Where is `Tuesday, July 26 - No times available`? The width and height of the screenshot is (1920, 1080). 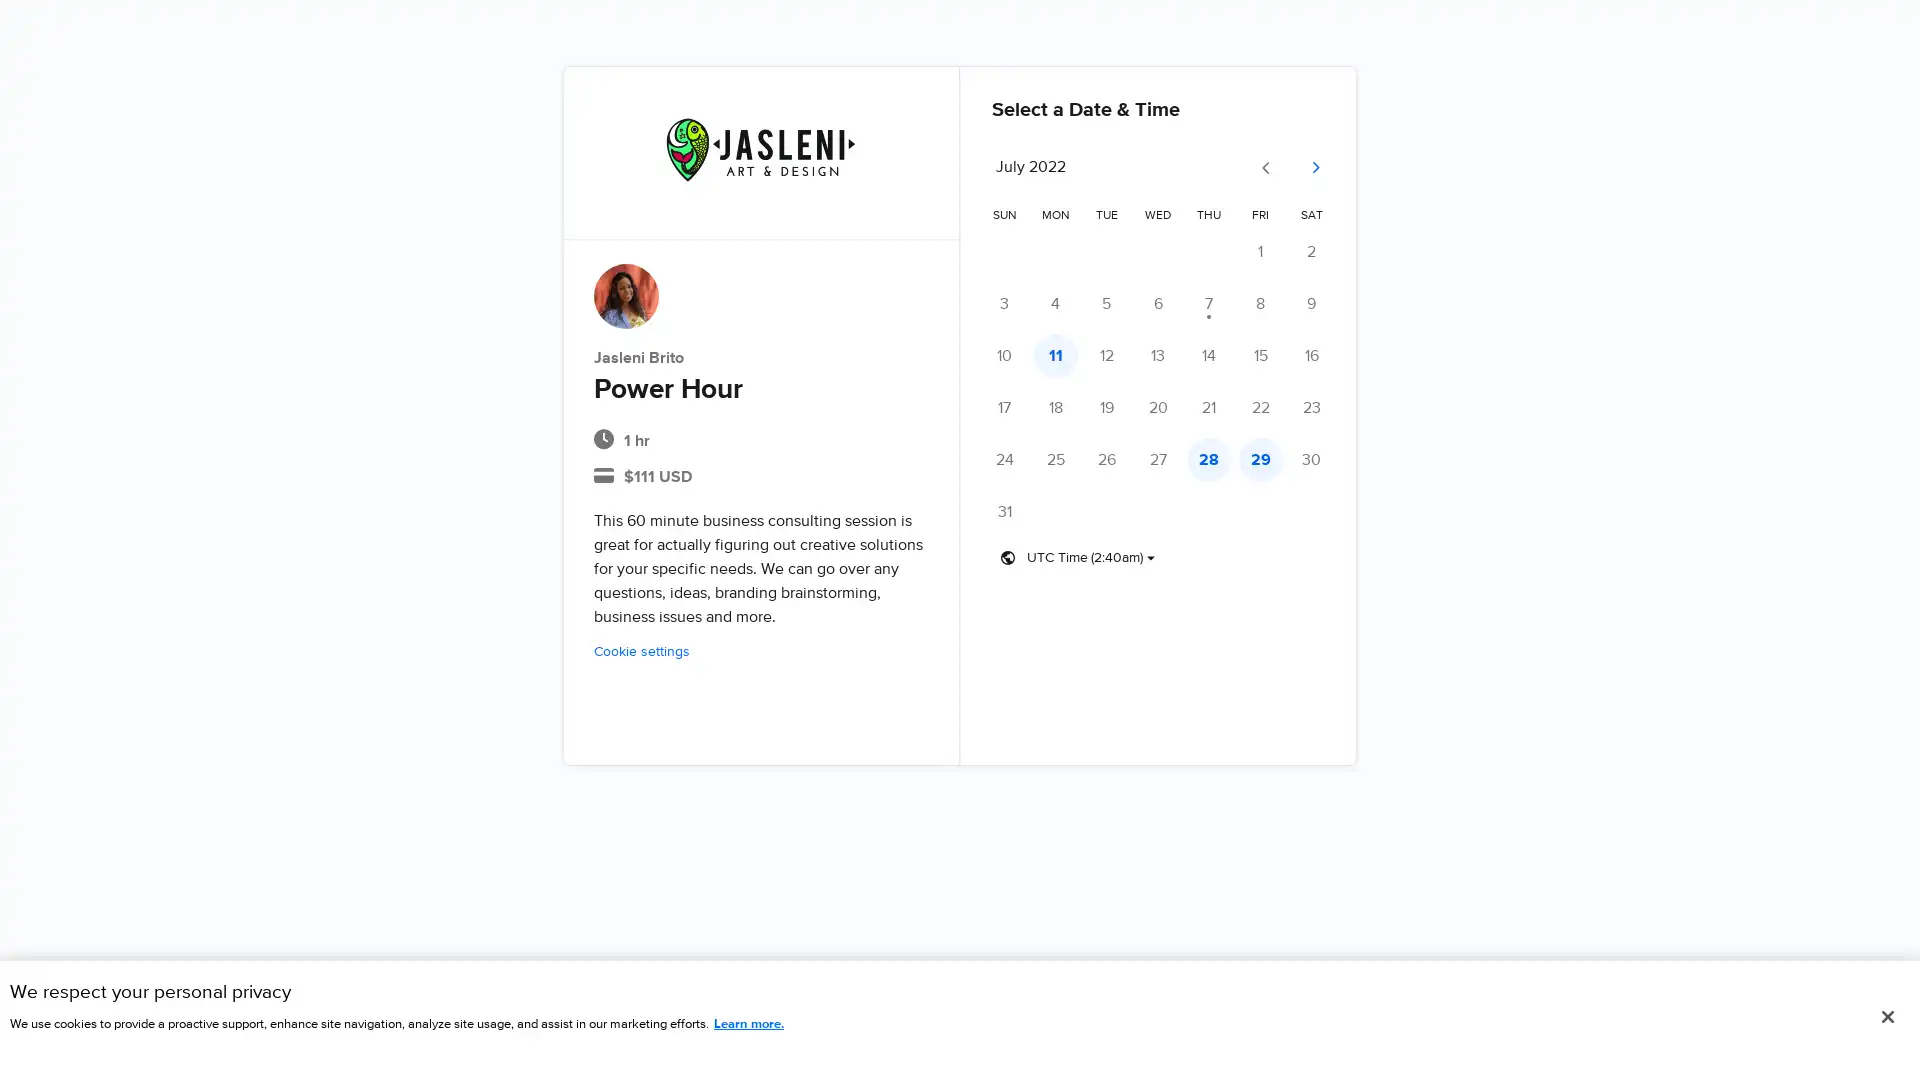
Tuesday, July 26 - No times available is located at coordinates (1106, 459).